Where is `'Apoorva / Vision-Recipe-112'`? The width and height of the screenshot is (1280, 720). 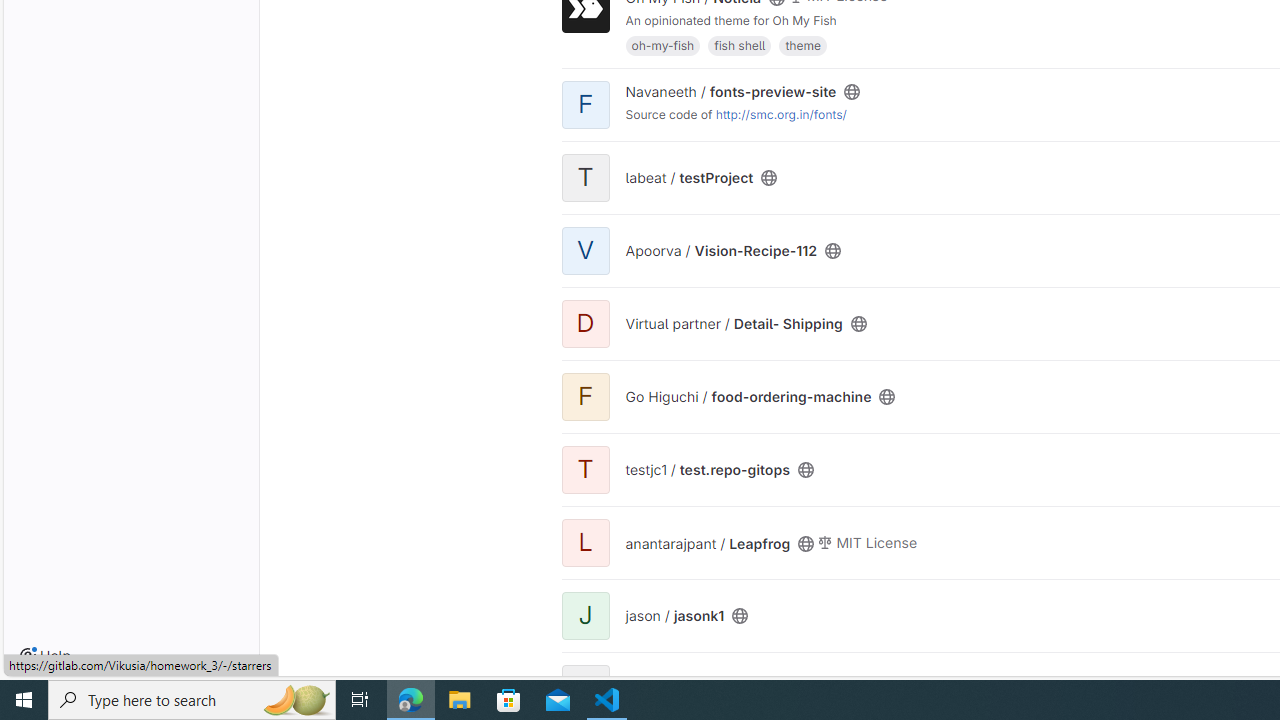 'Apoorva / Vision-Recipe-112' is located at coordinates (720, 249).